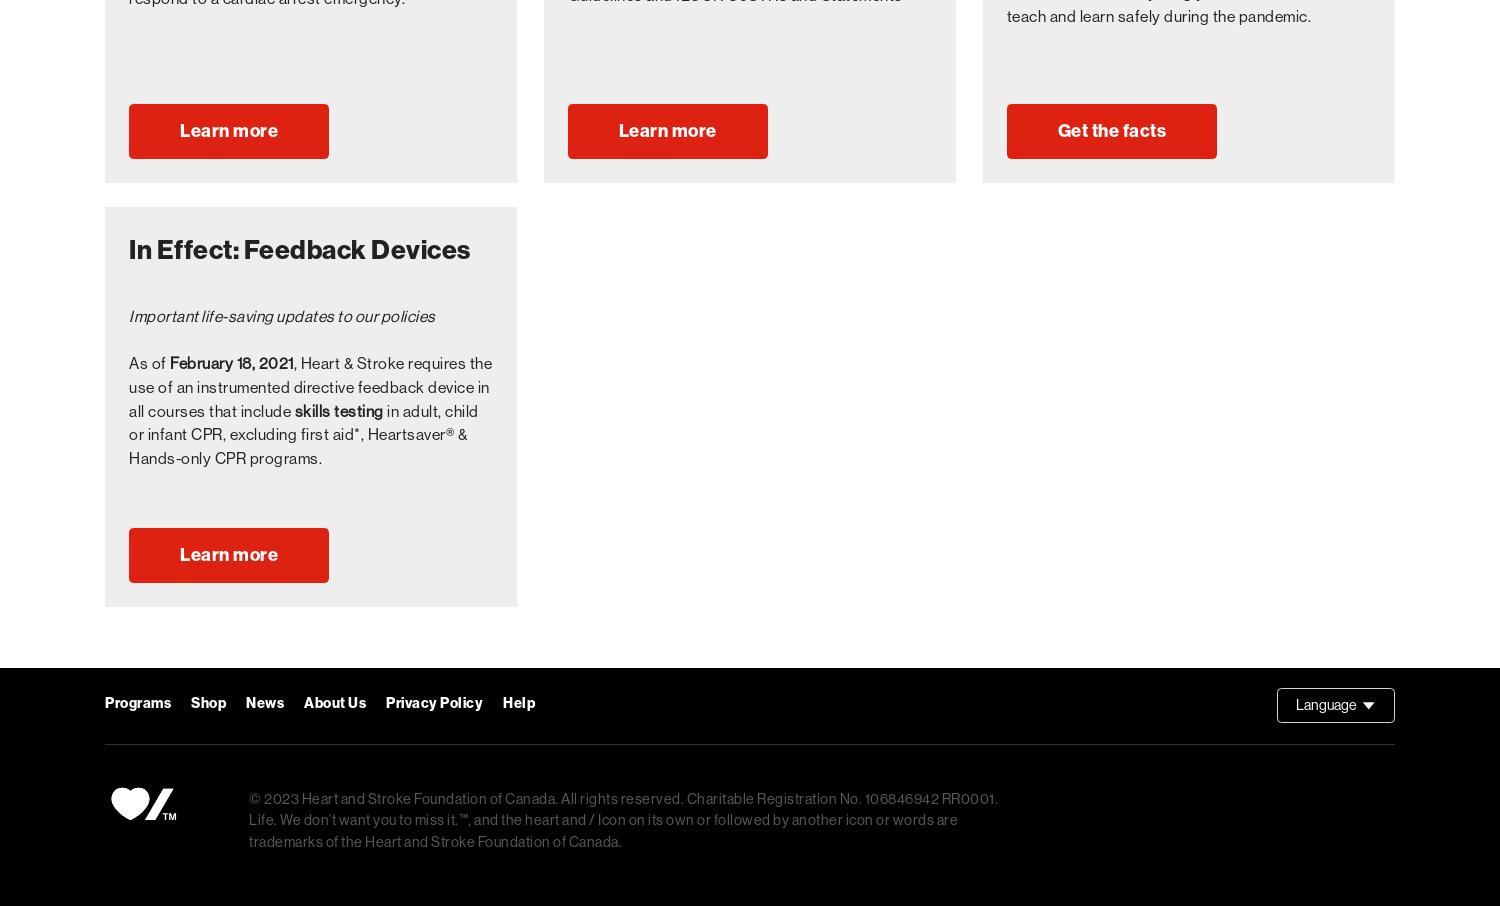 This screenshot has height=906, width=1500. Describe the element at coordinates (265, 702) in the screenshot. I see `'News'` at that location.